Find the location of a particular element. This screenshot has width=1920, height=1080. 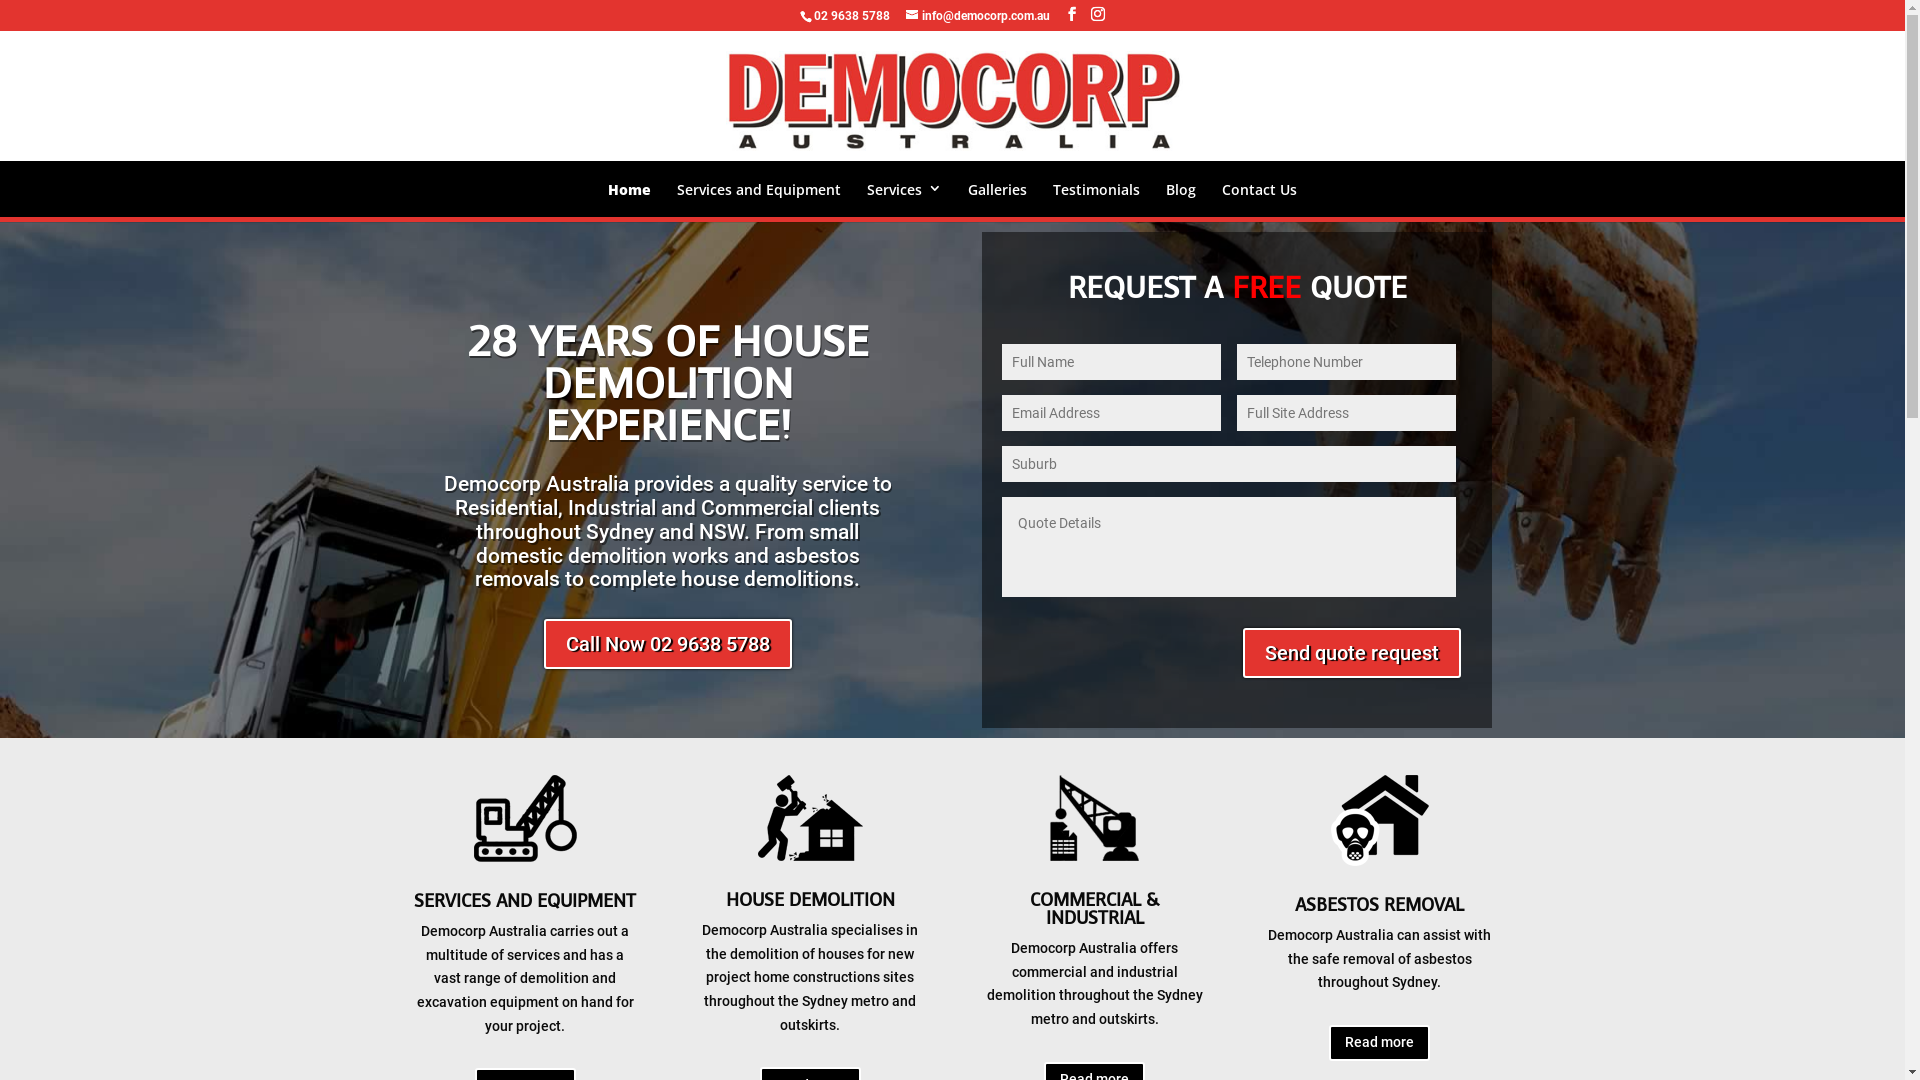

'info@democorp.com.au' is located at coordinates (978, 15).